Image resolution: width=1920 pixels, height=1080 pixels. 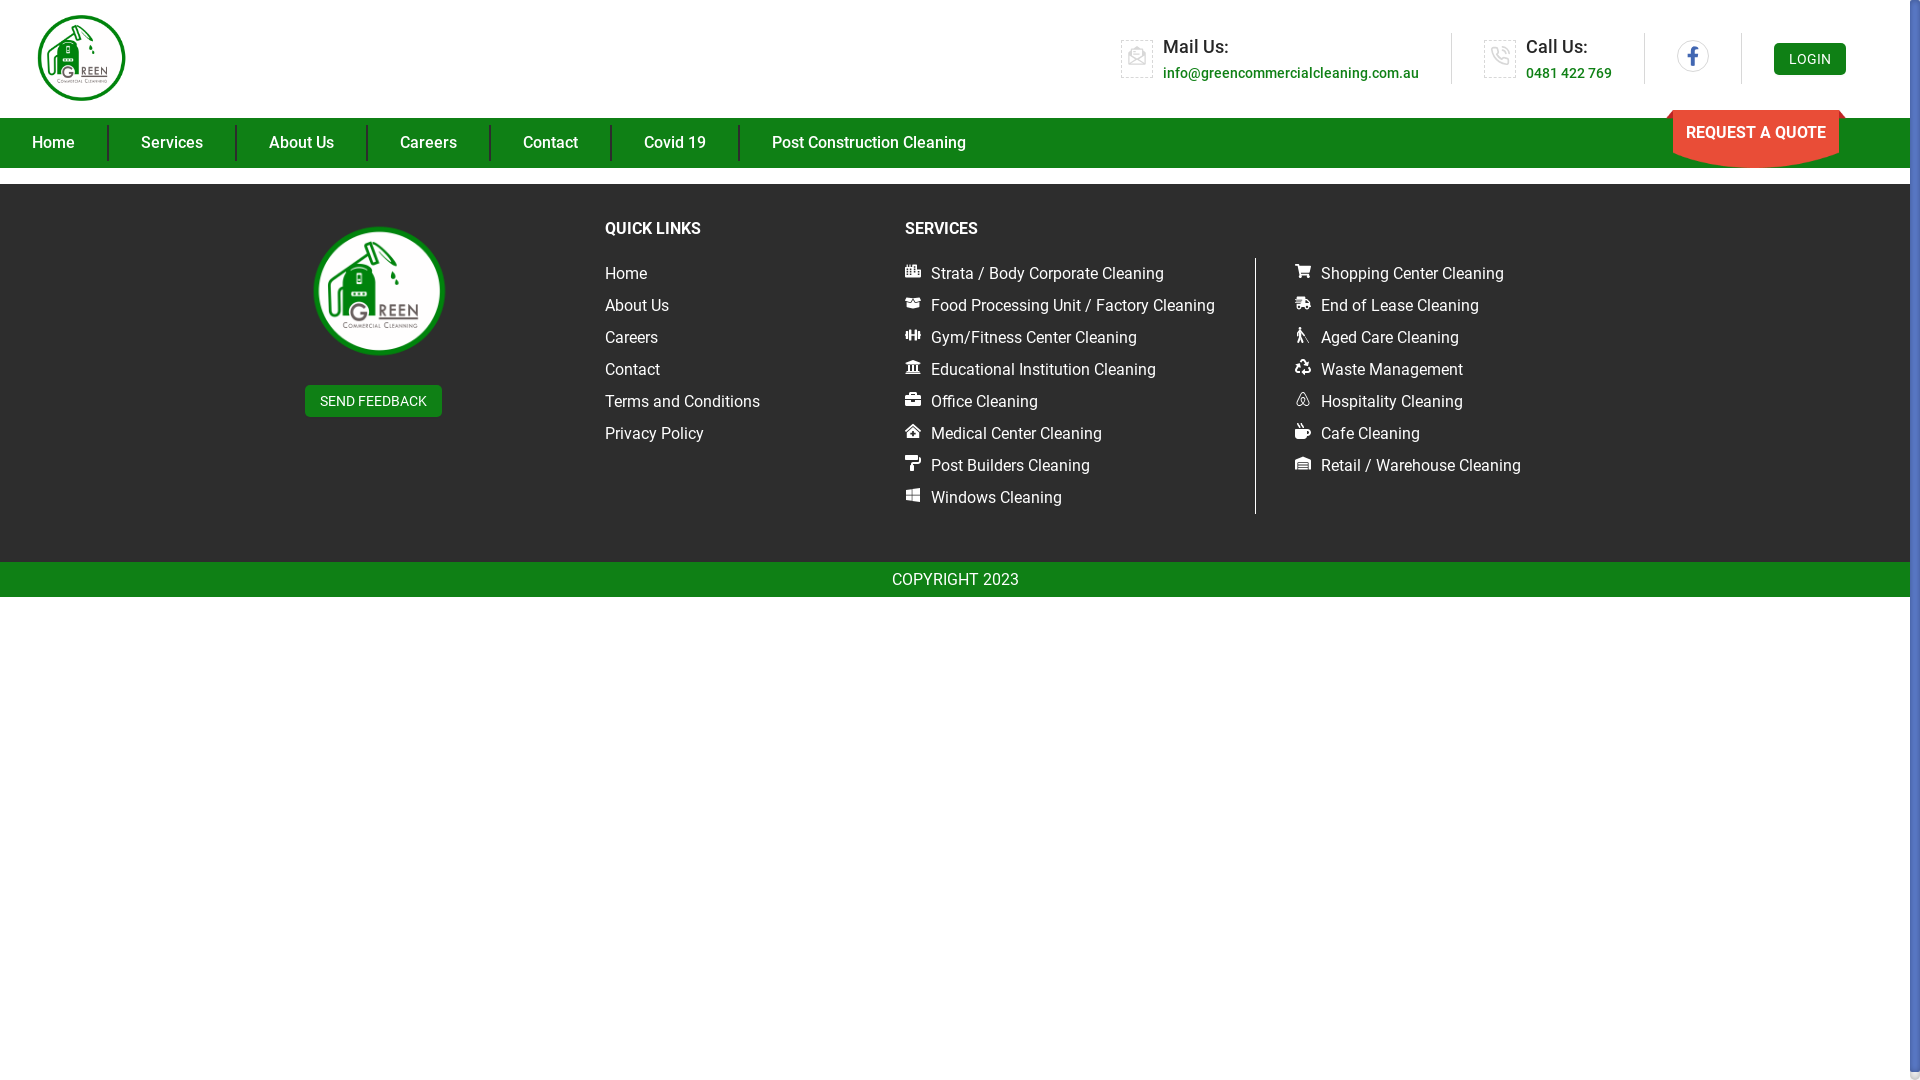 What do you see at coordinates (624, 273) in the screenshot?
I see `'Home'` at bounding box center [624, 273].